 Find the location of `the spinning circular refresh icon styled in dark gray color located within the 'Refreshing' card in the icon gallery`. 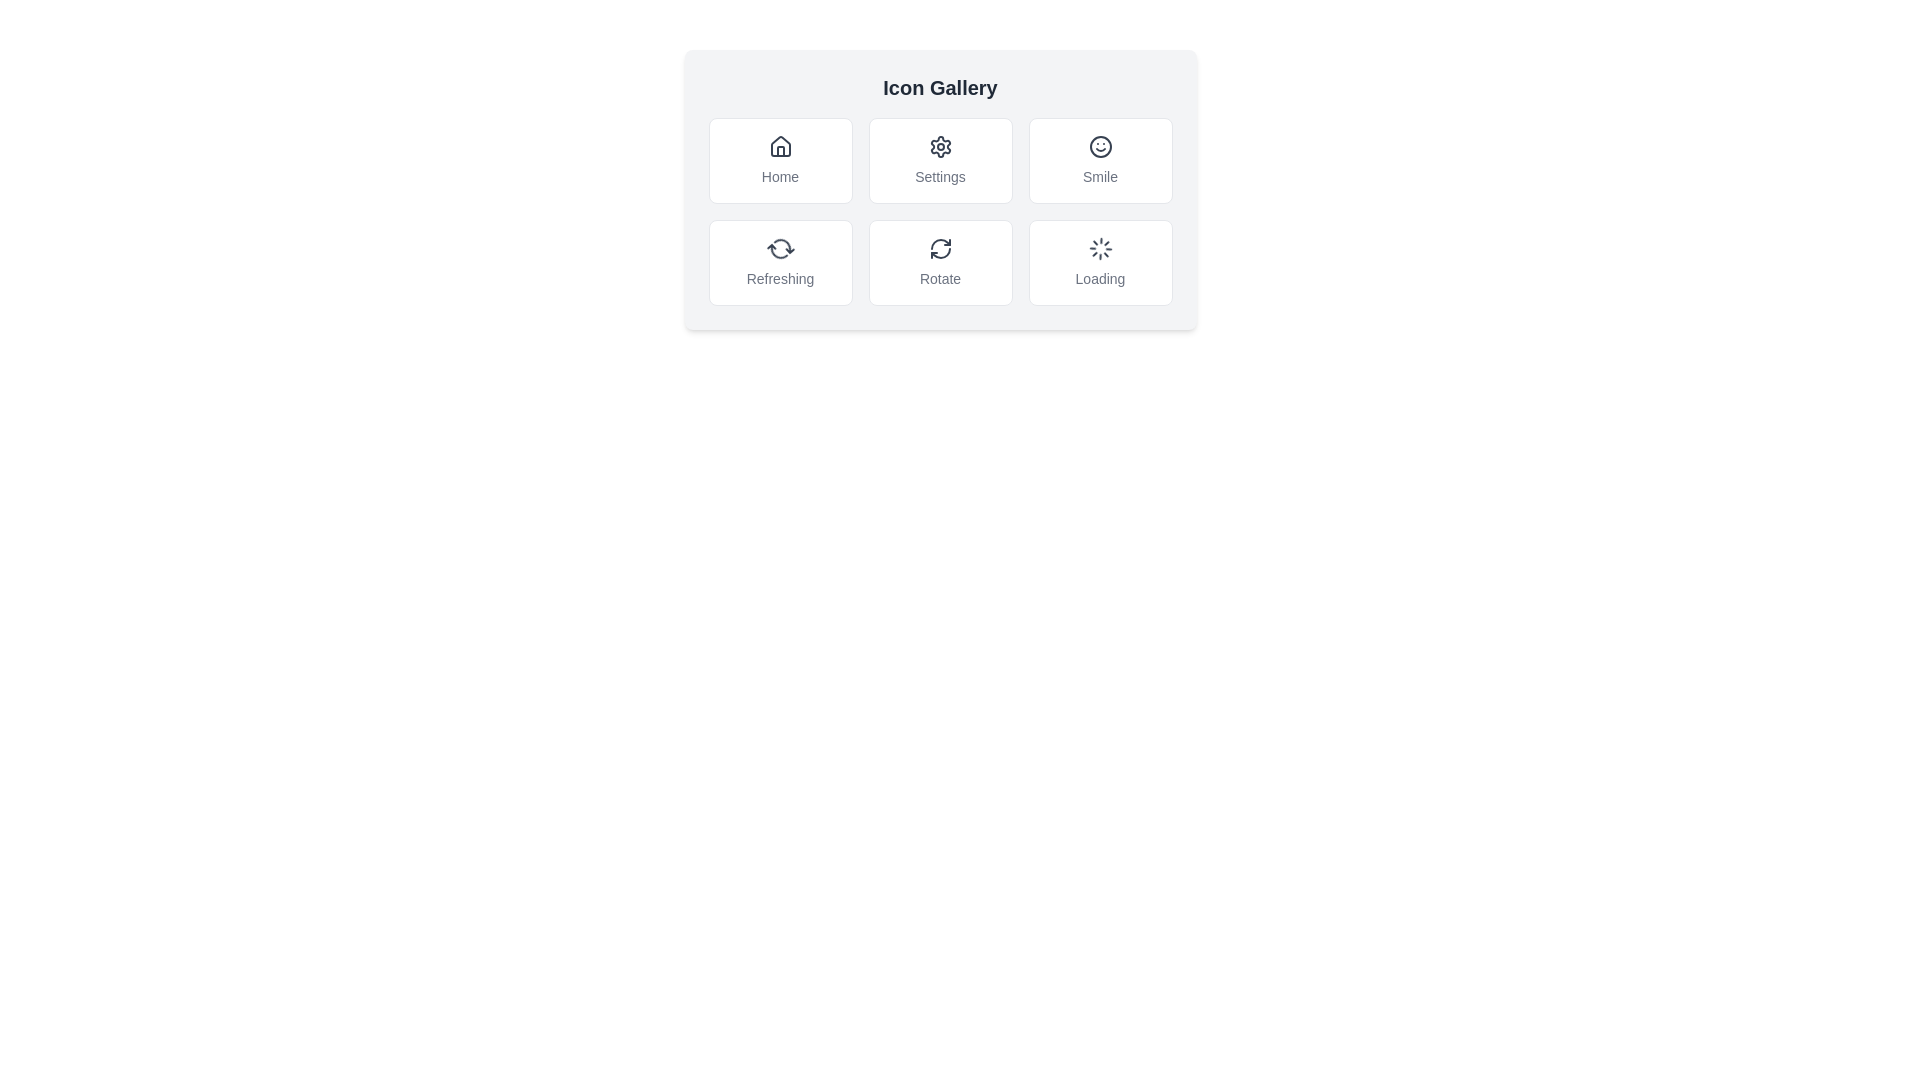

the spinning circular refresh icon styled in dark gray color located within the 'Refreshing' card in the icon gallery is located at coordinates (779, 248).